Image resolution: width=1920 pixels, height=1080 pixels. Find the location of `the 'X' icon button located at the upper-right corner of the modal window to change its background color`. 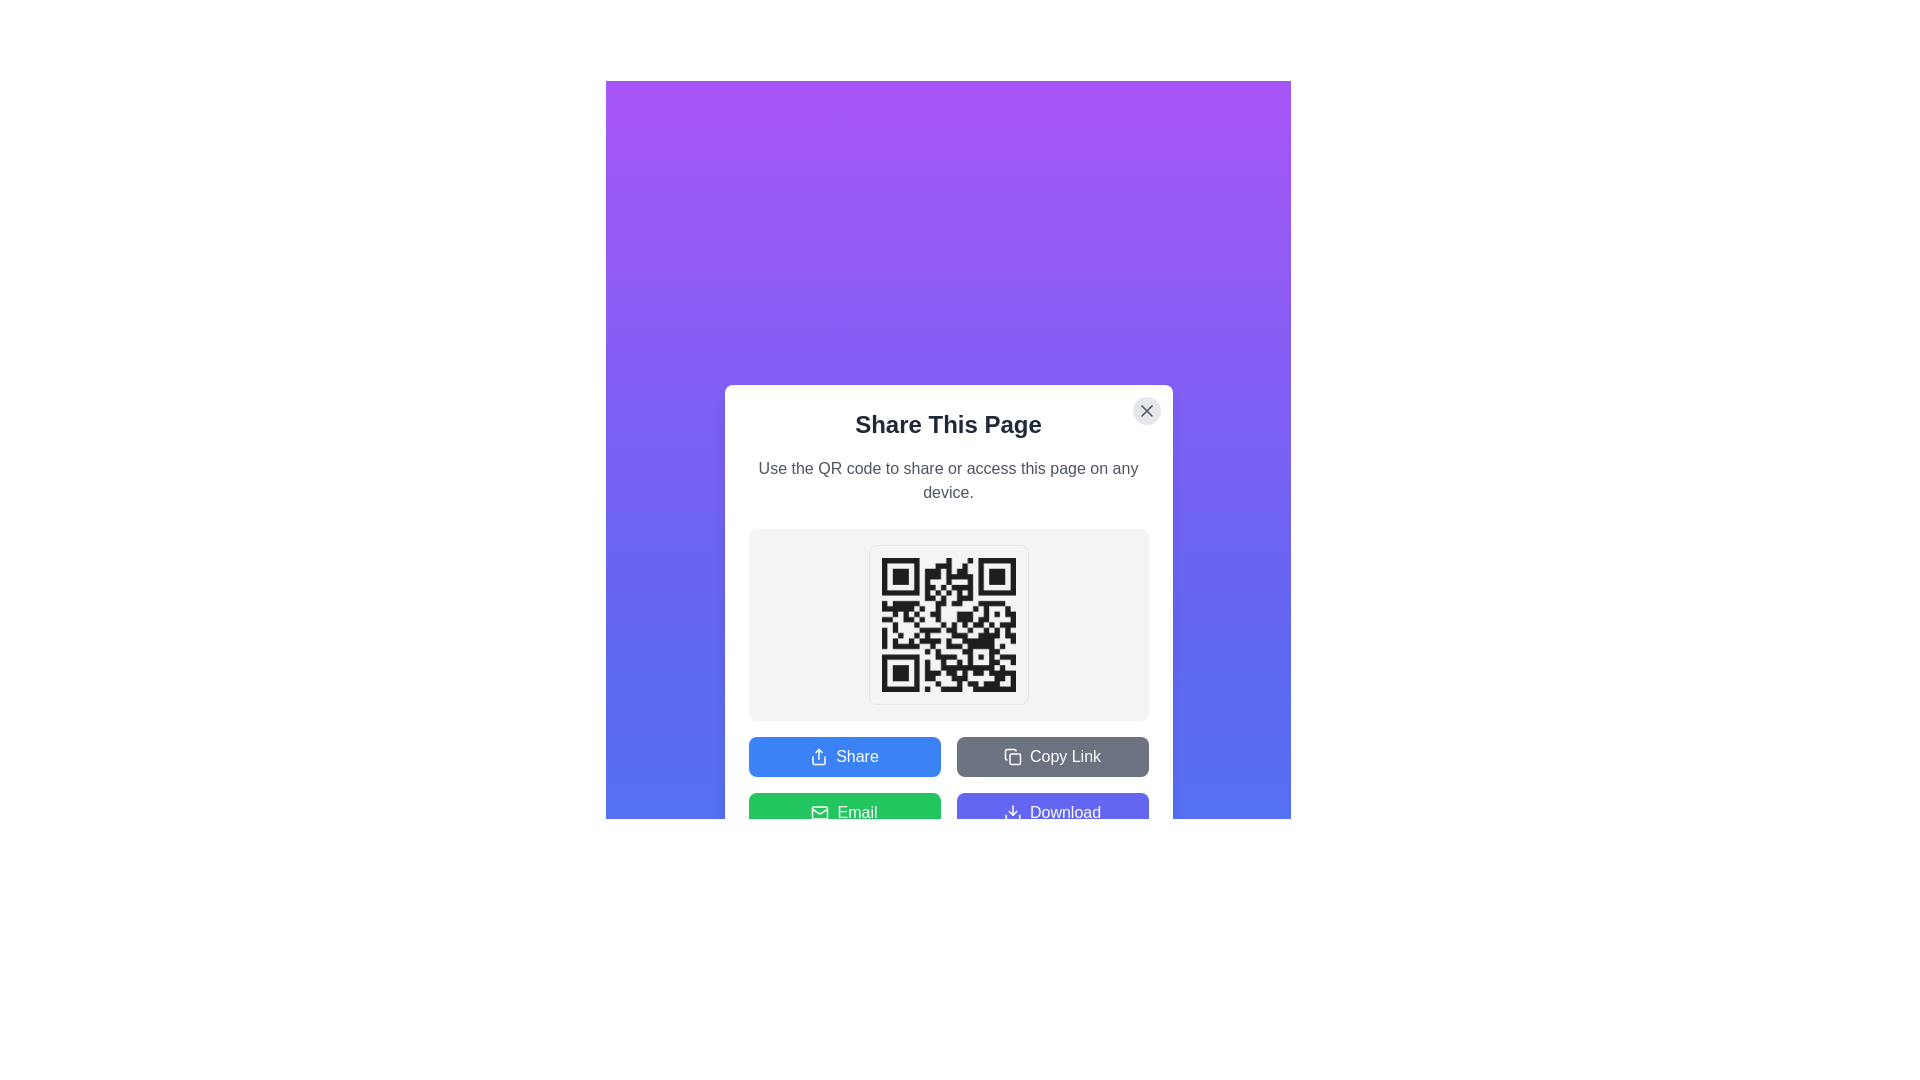

the 'X' icon button located at the upper-right corner of the modal window to change its background color is located at coordinates (1146, 410).